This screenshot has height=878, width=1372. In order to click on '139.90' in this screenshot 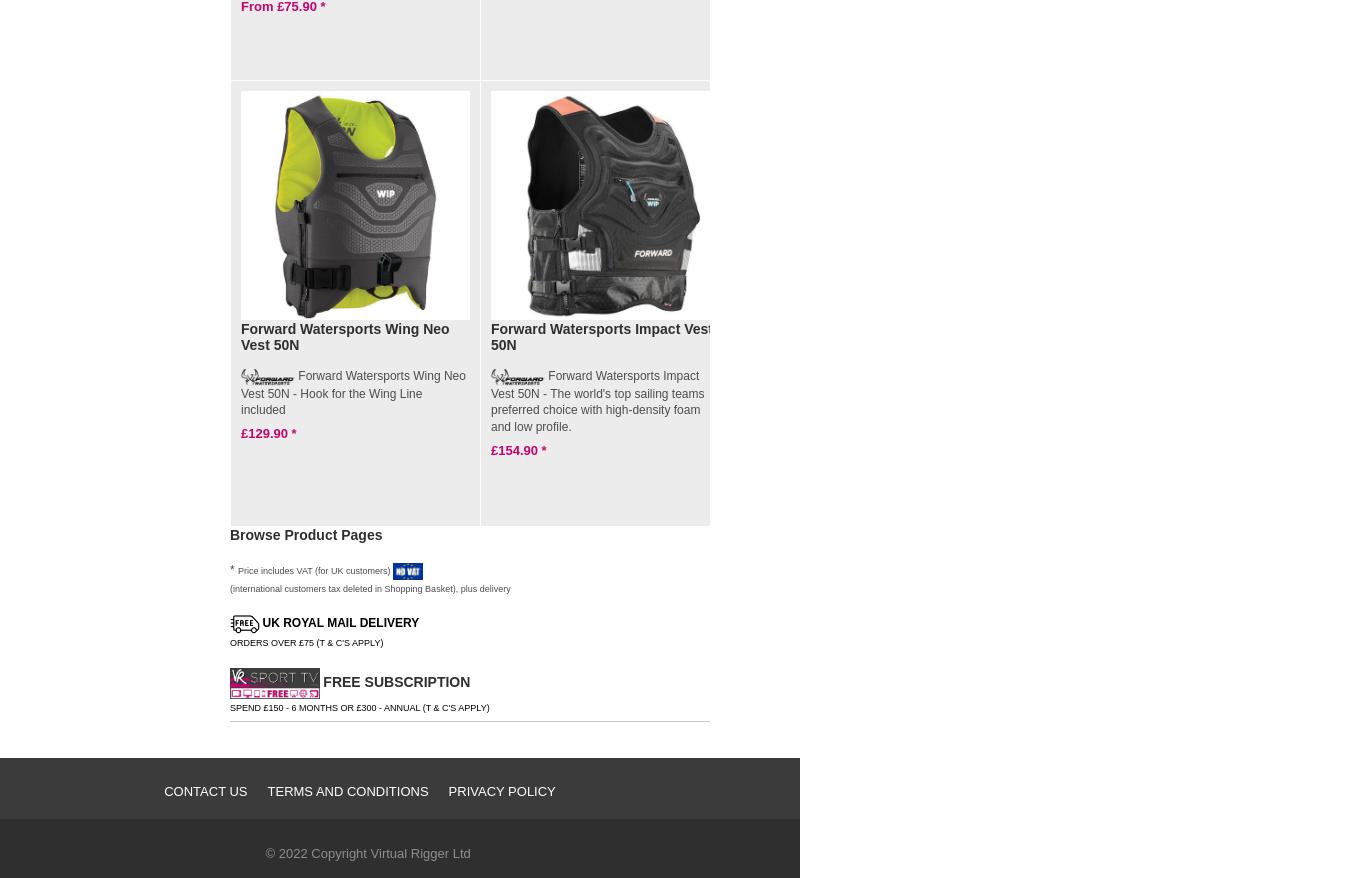, I will do `click(803, 433)`.